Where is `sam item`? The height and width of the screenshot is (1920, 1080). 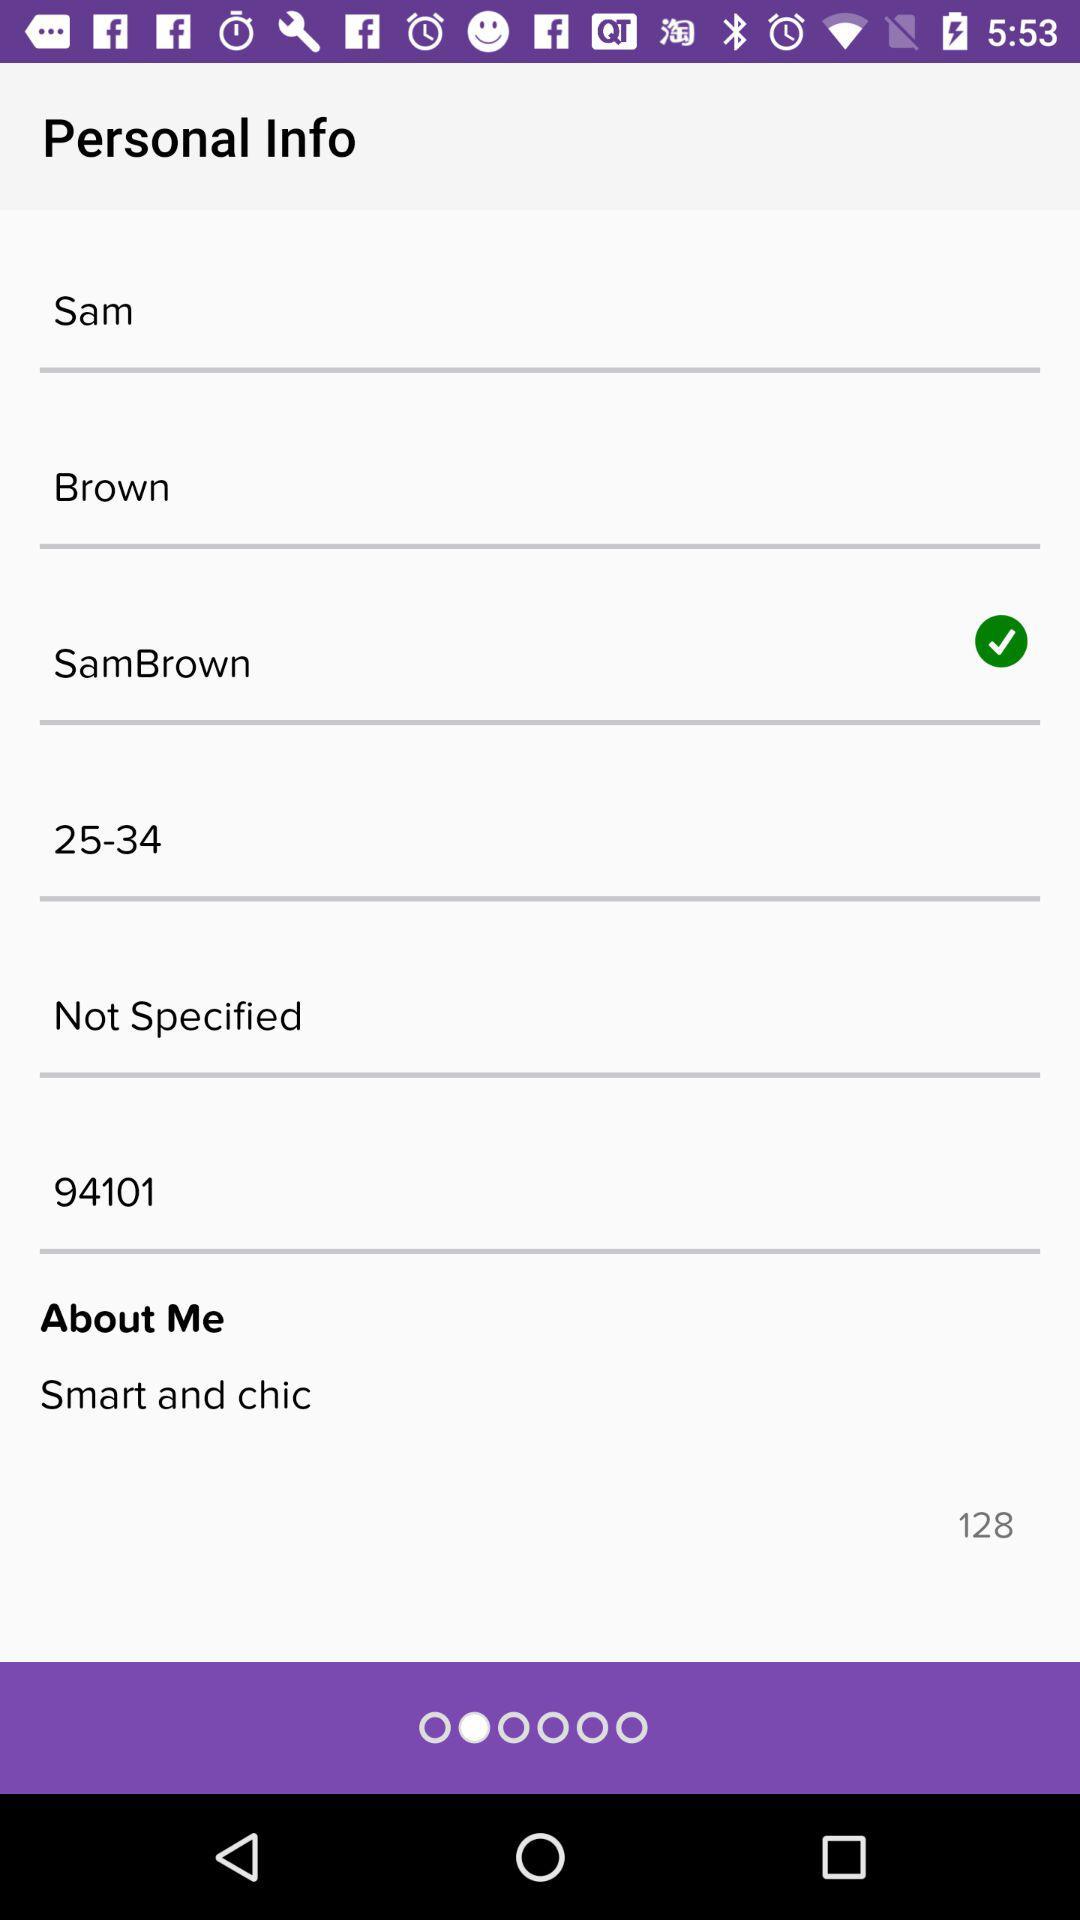 sam item is located at coordinates (540, 299).